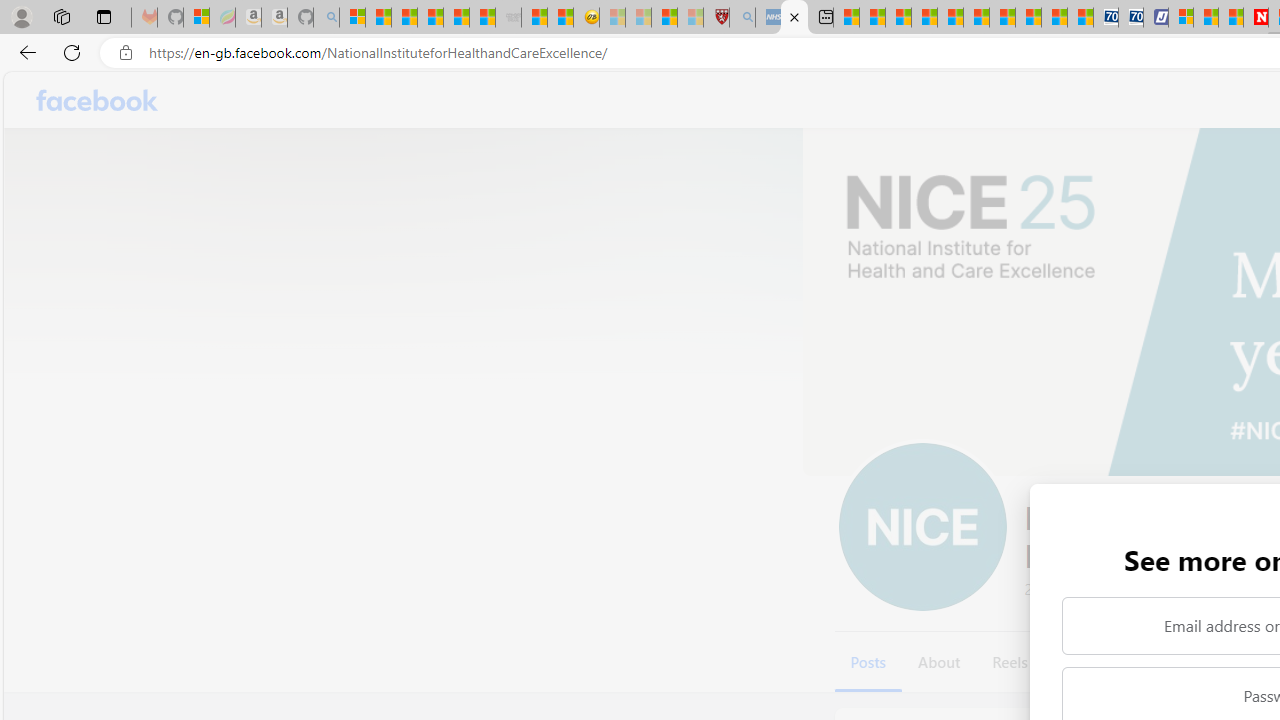  Describe the element at coordinates (1130, 17) in the screenshot. I see `'Cheap Hotels - Save70.com'` at that location.